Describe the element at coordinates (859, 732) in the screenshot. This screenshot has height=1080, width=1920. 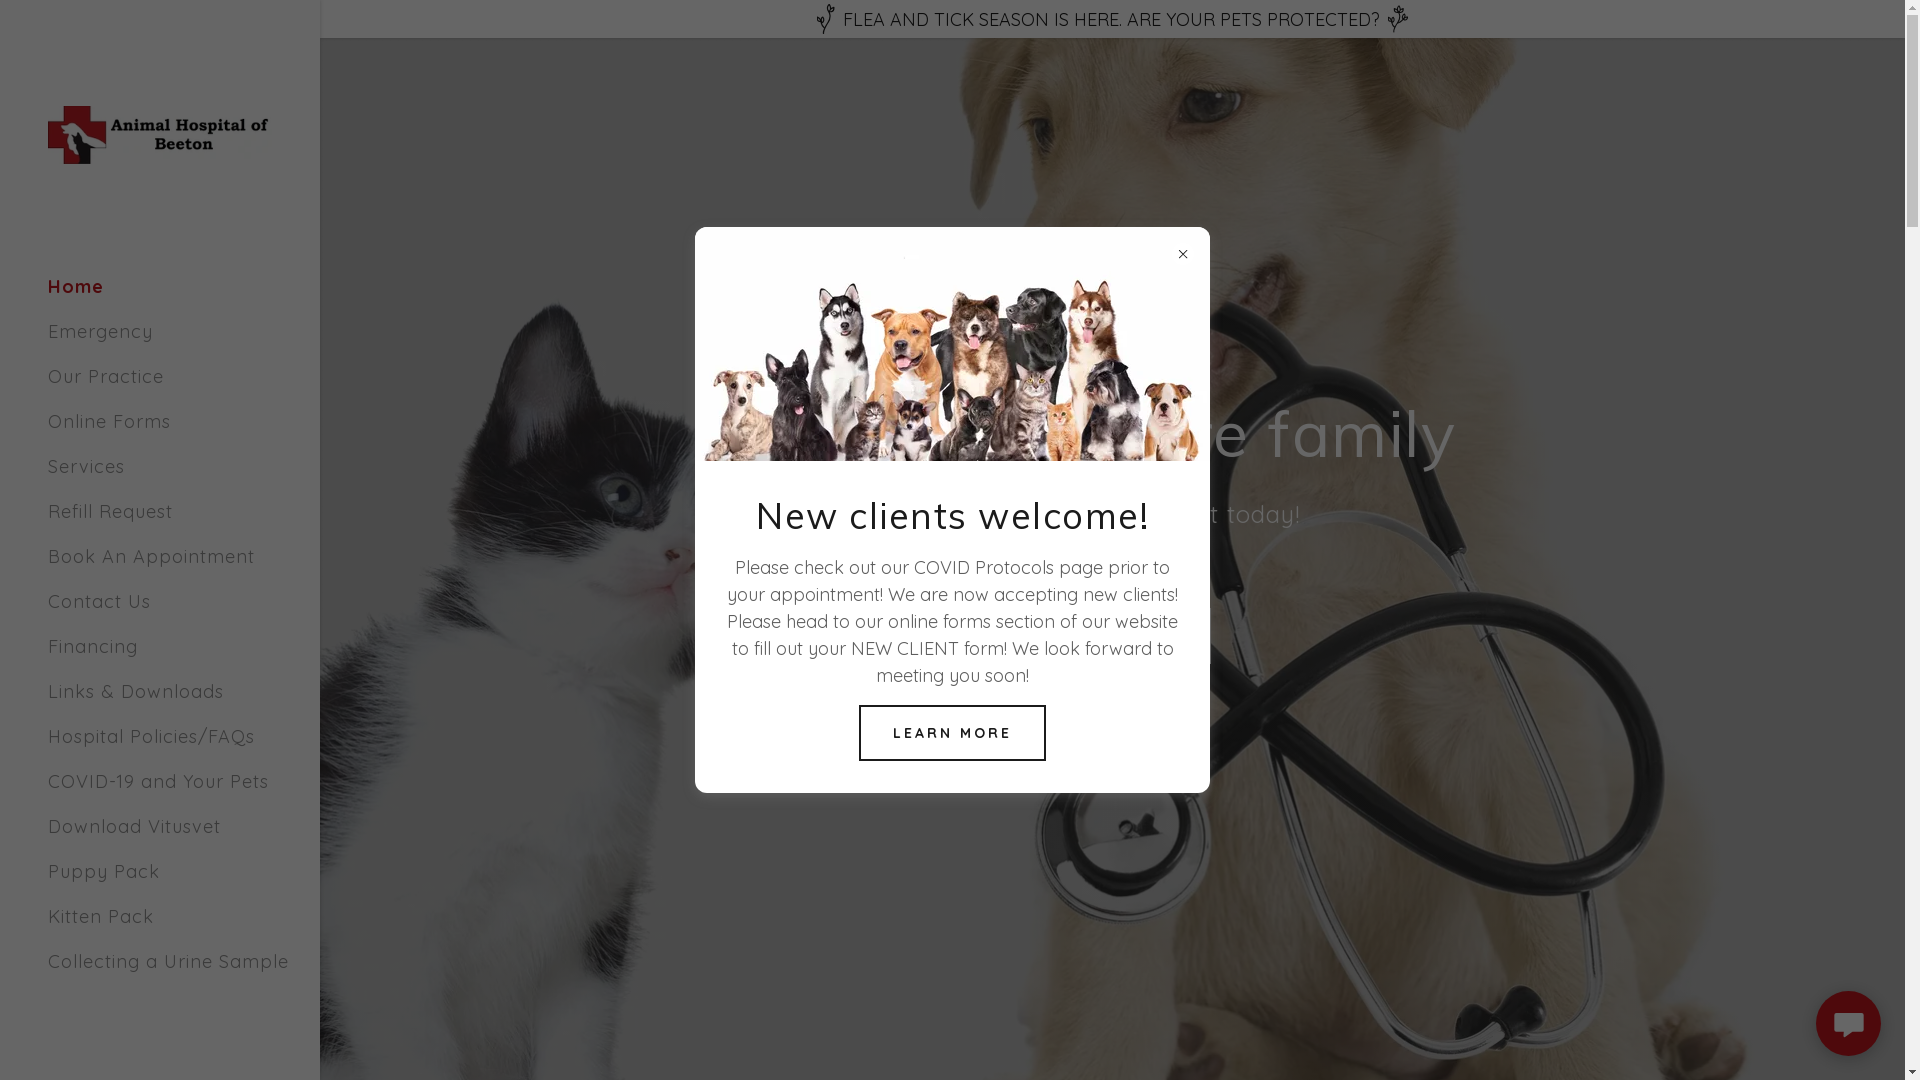
I see `'LEARN MORE'` at that location.